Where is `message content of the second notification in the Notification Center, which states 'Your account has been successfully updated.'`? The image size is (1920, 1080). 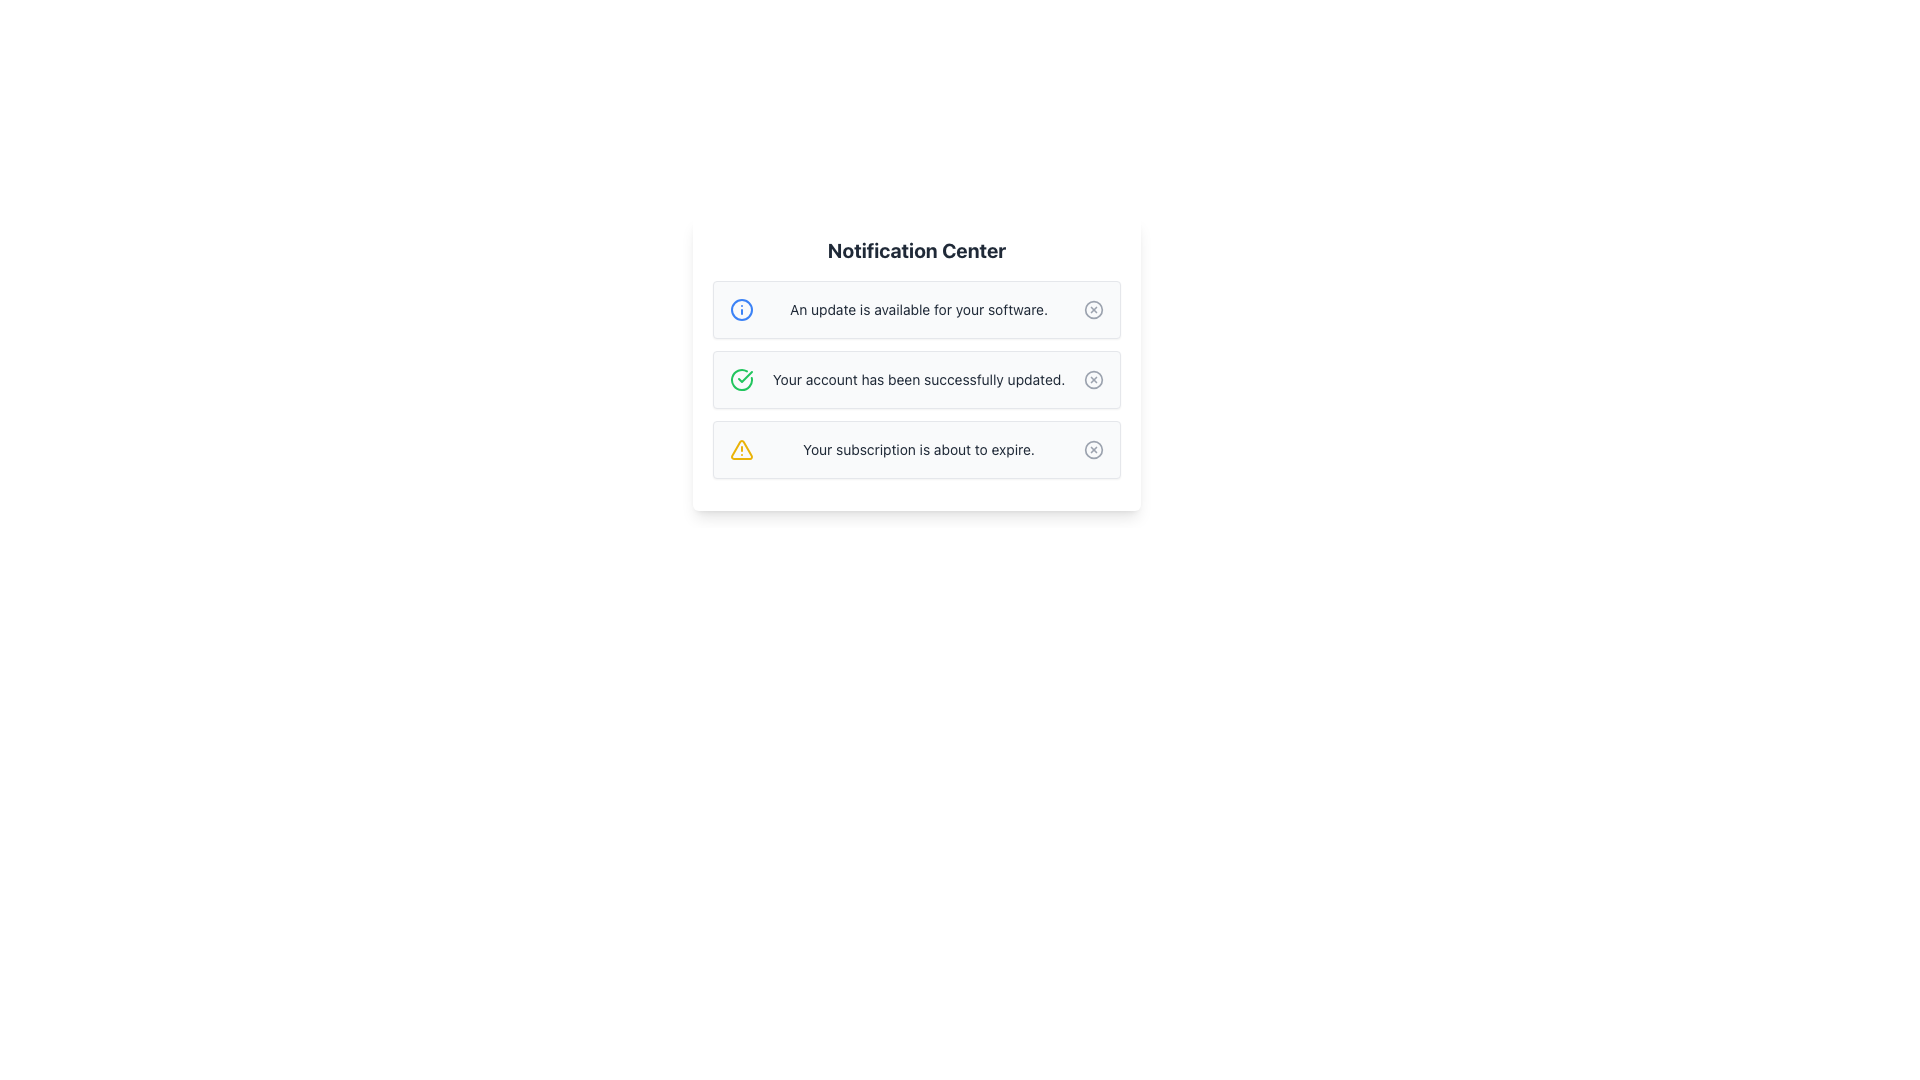 message content of the second notification in the Notification Center, which states 'Your account has been successfully updated.' is located at coordinates (915, 380).